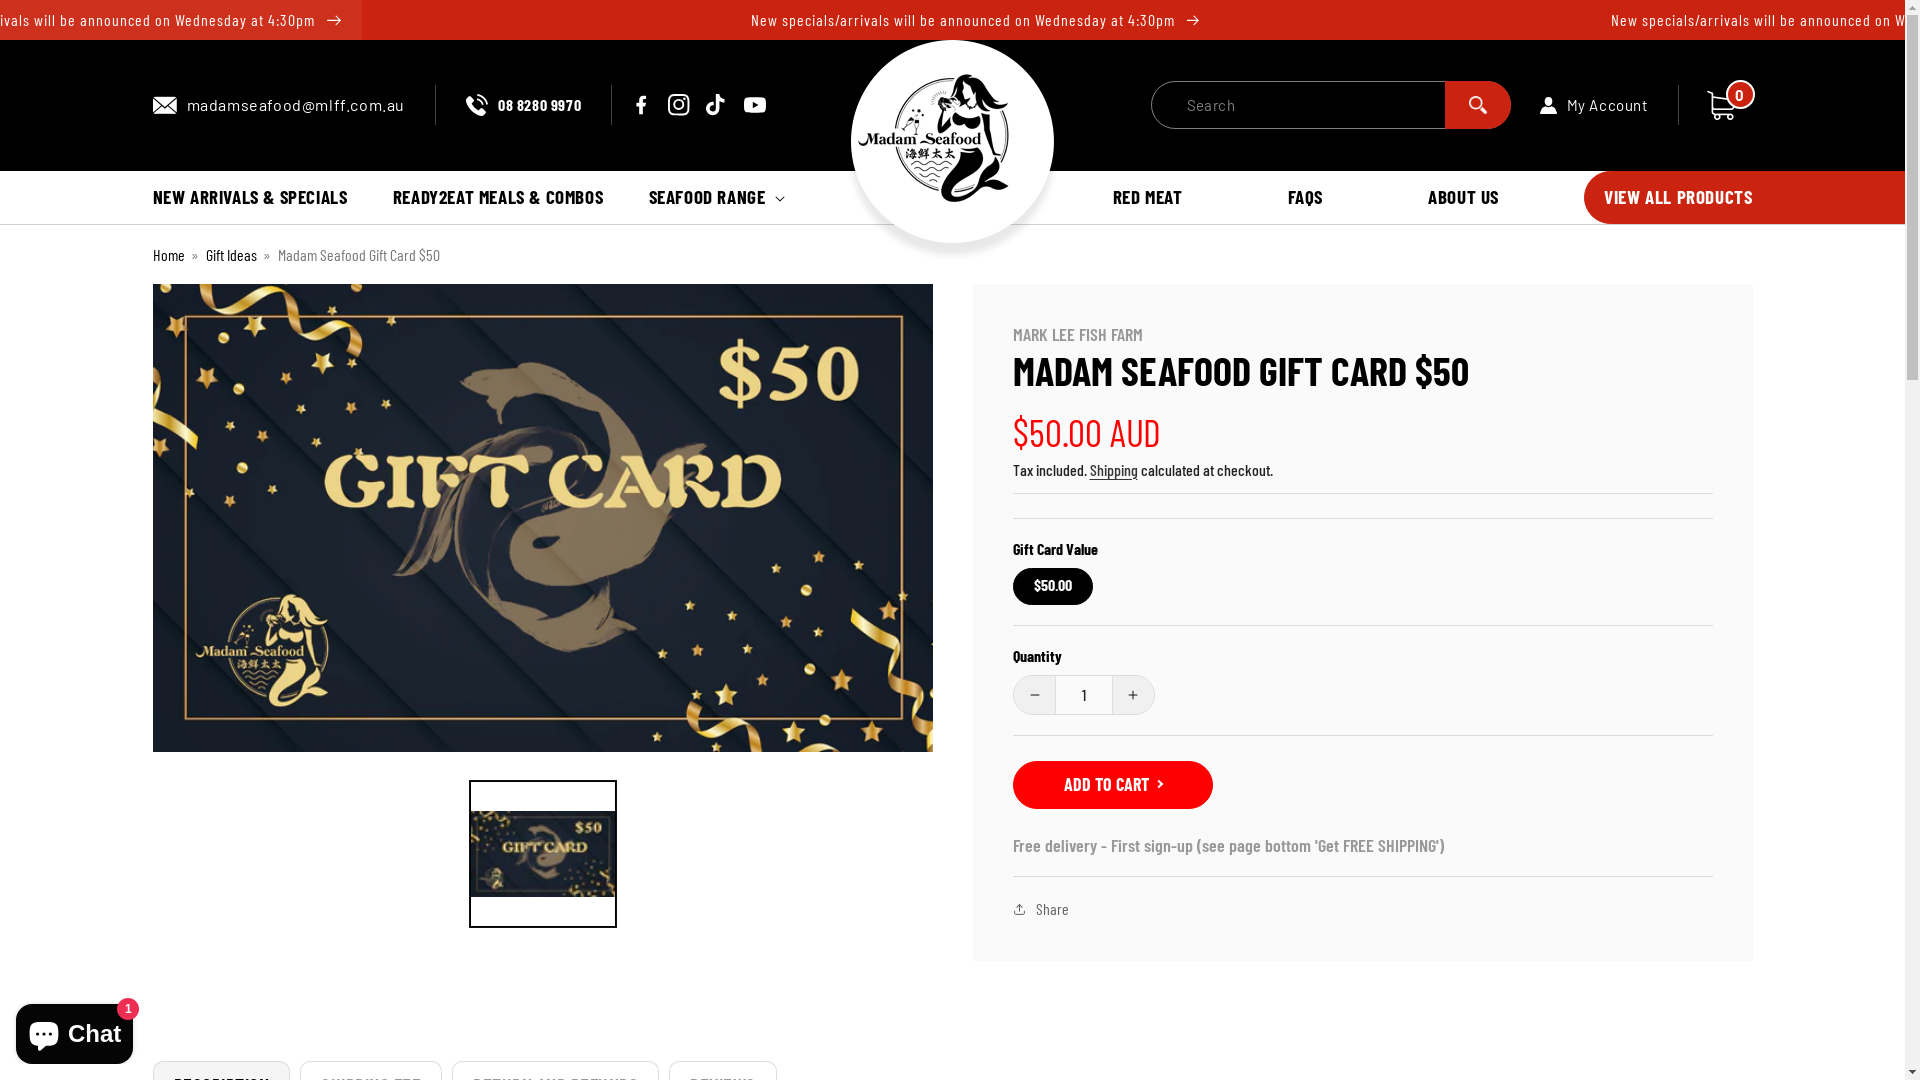 This screenshot has width=1920, height=1080. Describe the element at coordinates (231, 253) in the screenshot. I see `'Gift Ideas'` at that location.